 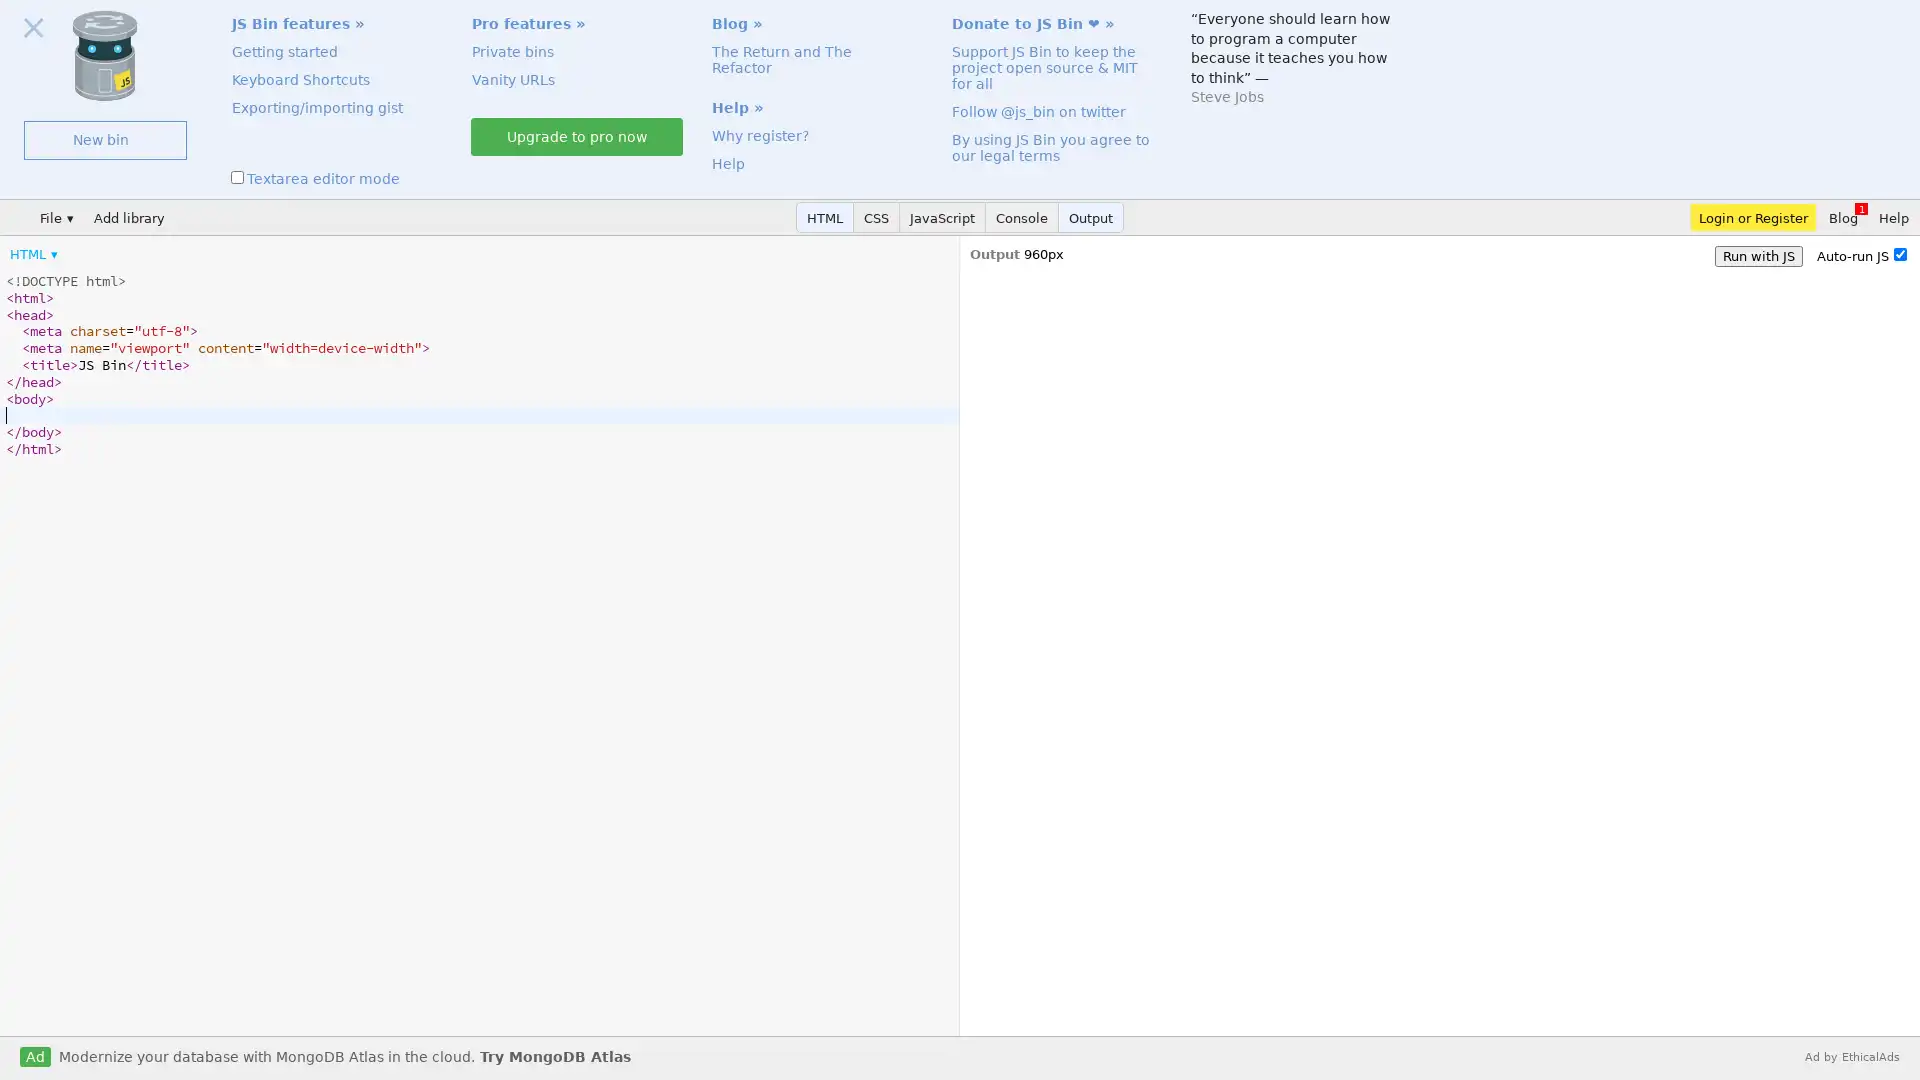 I want to click on JavaScript Panel: Inactive, so click(x=941, y=217).